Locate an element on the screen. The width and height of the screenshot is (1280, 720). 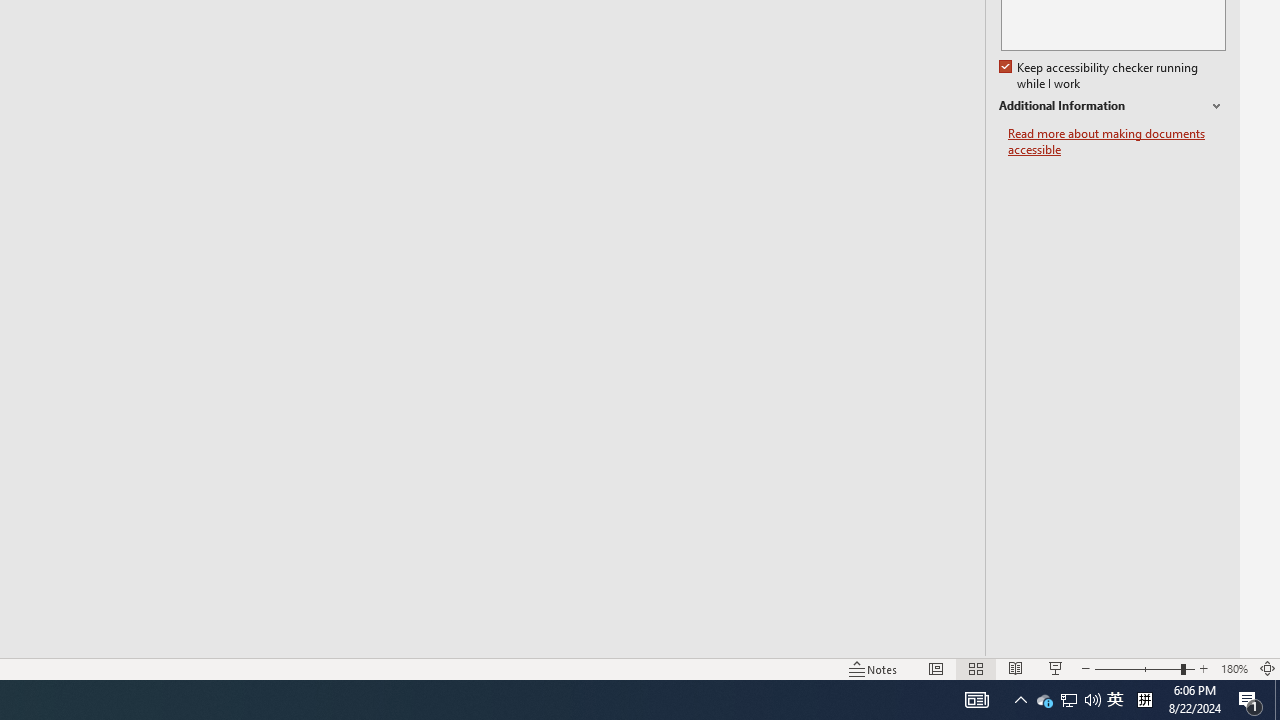
'Read more about making documents accessible' is located at coordinates (1116, 141).